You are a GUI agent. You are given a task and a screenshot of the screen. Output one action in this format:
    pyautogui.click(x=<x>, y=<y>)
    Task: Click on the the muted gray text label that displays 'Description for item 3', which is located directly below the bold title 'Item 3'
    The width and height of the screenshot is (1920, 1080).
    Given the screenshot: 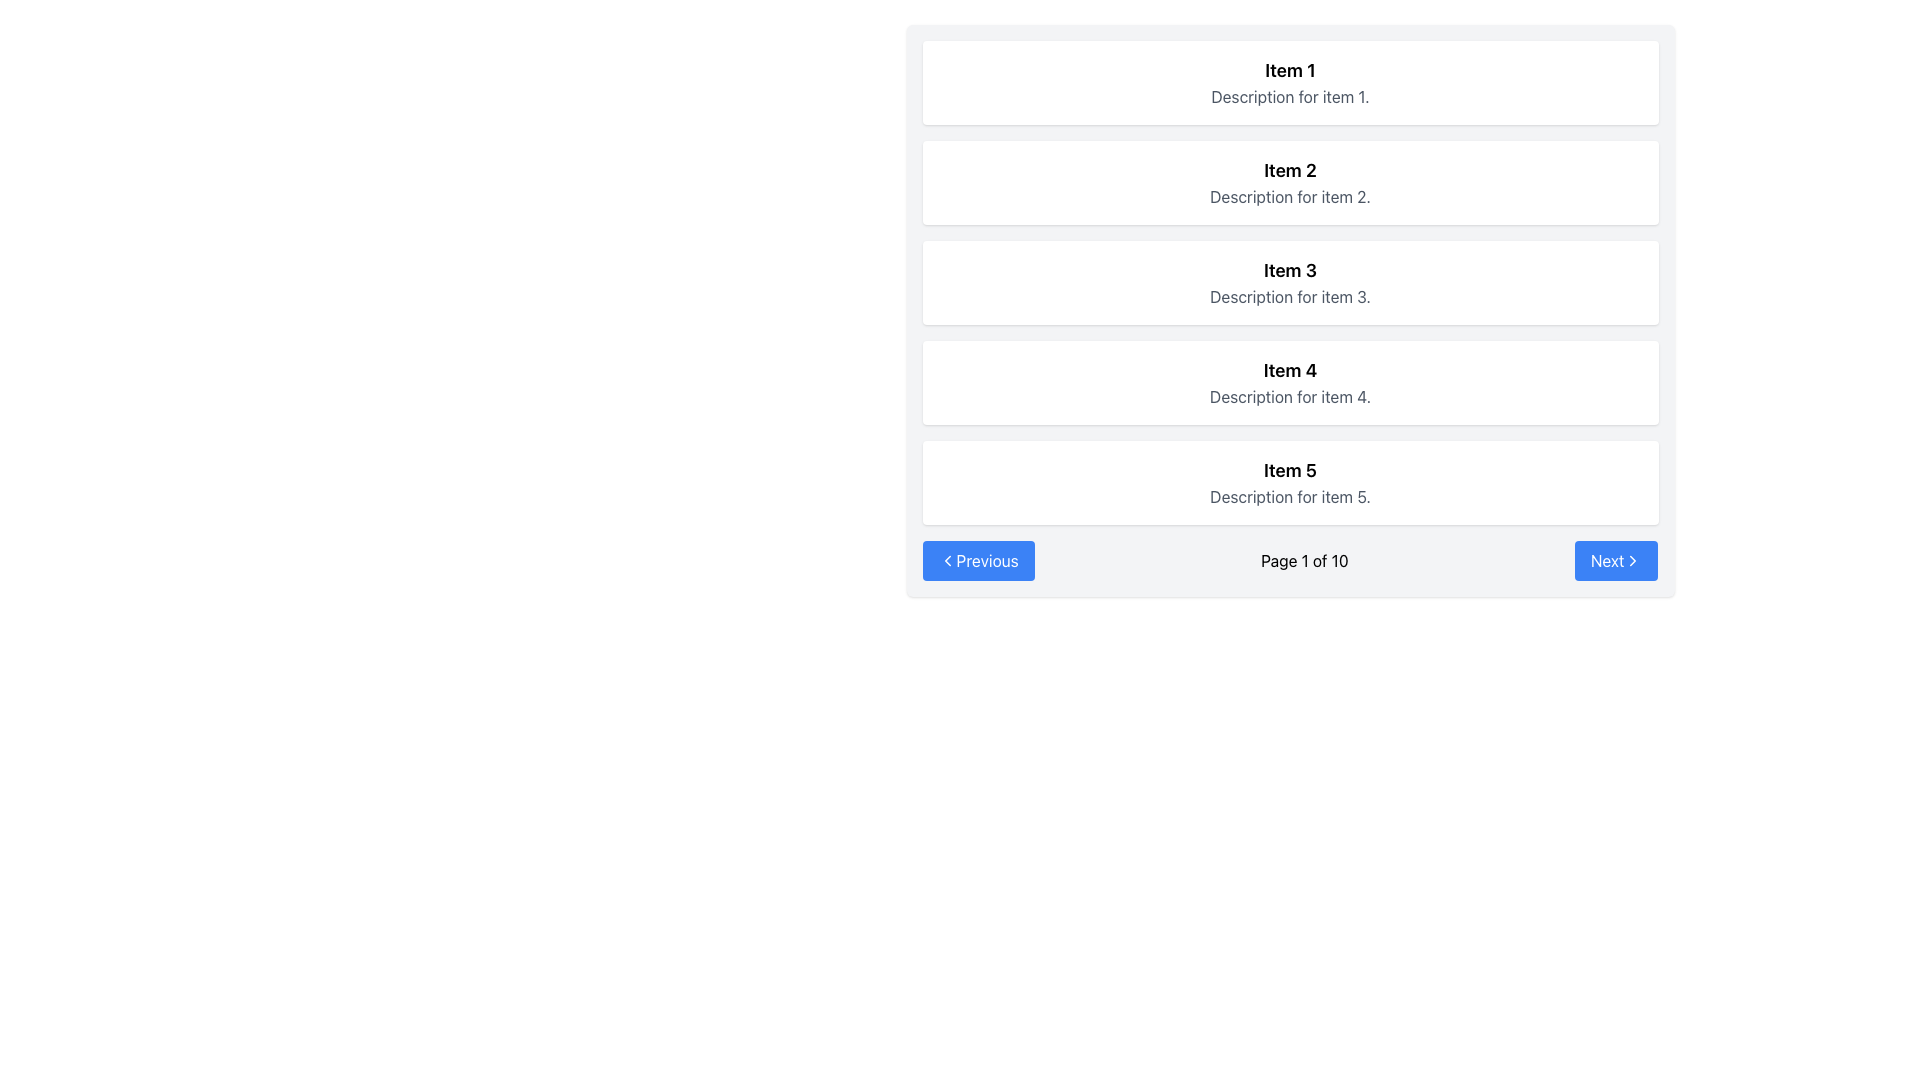 What is the action you would take?
    pyautogui.click(x=1290, y=297)
    